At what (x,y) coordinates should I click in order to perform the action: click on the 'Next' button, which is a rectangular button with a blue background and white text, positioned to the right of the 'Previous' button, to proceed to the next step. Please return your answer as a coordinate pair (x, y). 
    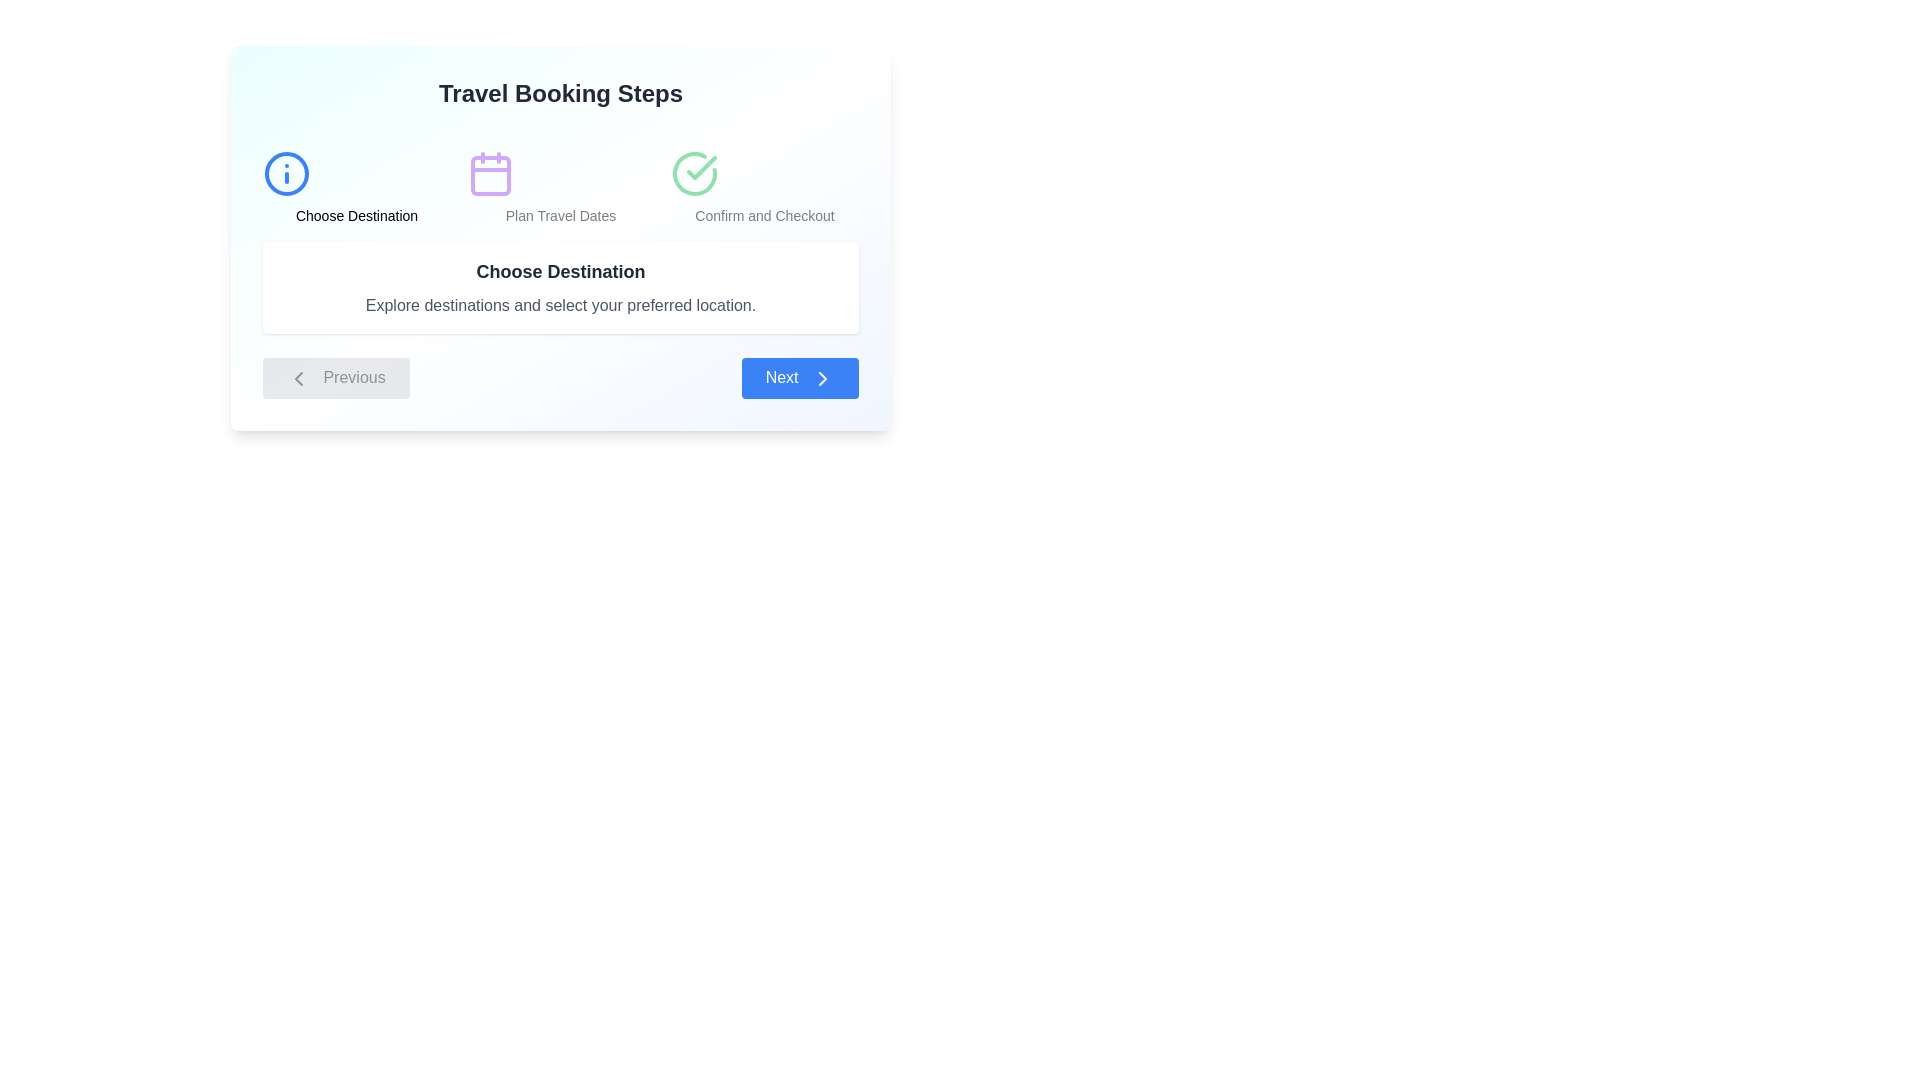
    Looking at the image, I should click on (800, 378).